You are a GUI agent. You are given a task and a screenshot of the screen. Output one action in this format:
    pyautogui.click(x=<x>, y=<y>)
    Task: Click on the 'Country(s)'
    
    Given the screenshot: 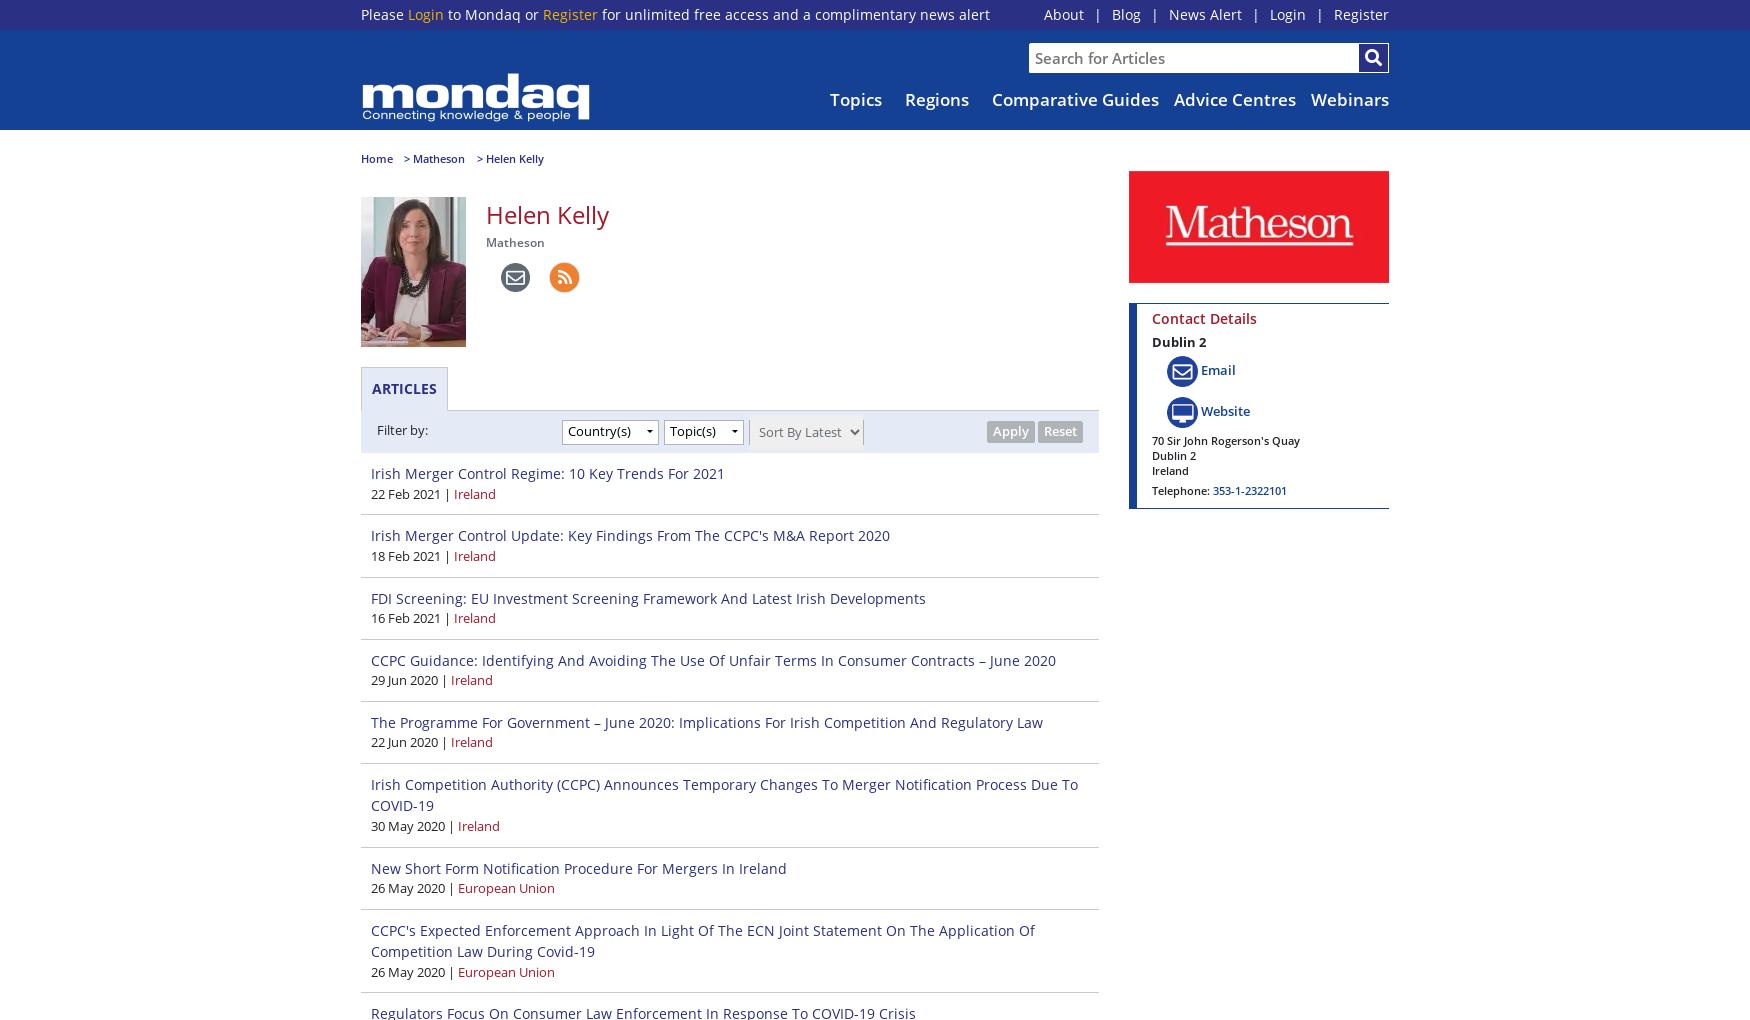 What is the action you would take?
    pyautogui.click(x=600, y=429)
    